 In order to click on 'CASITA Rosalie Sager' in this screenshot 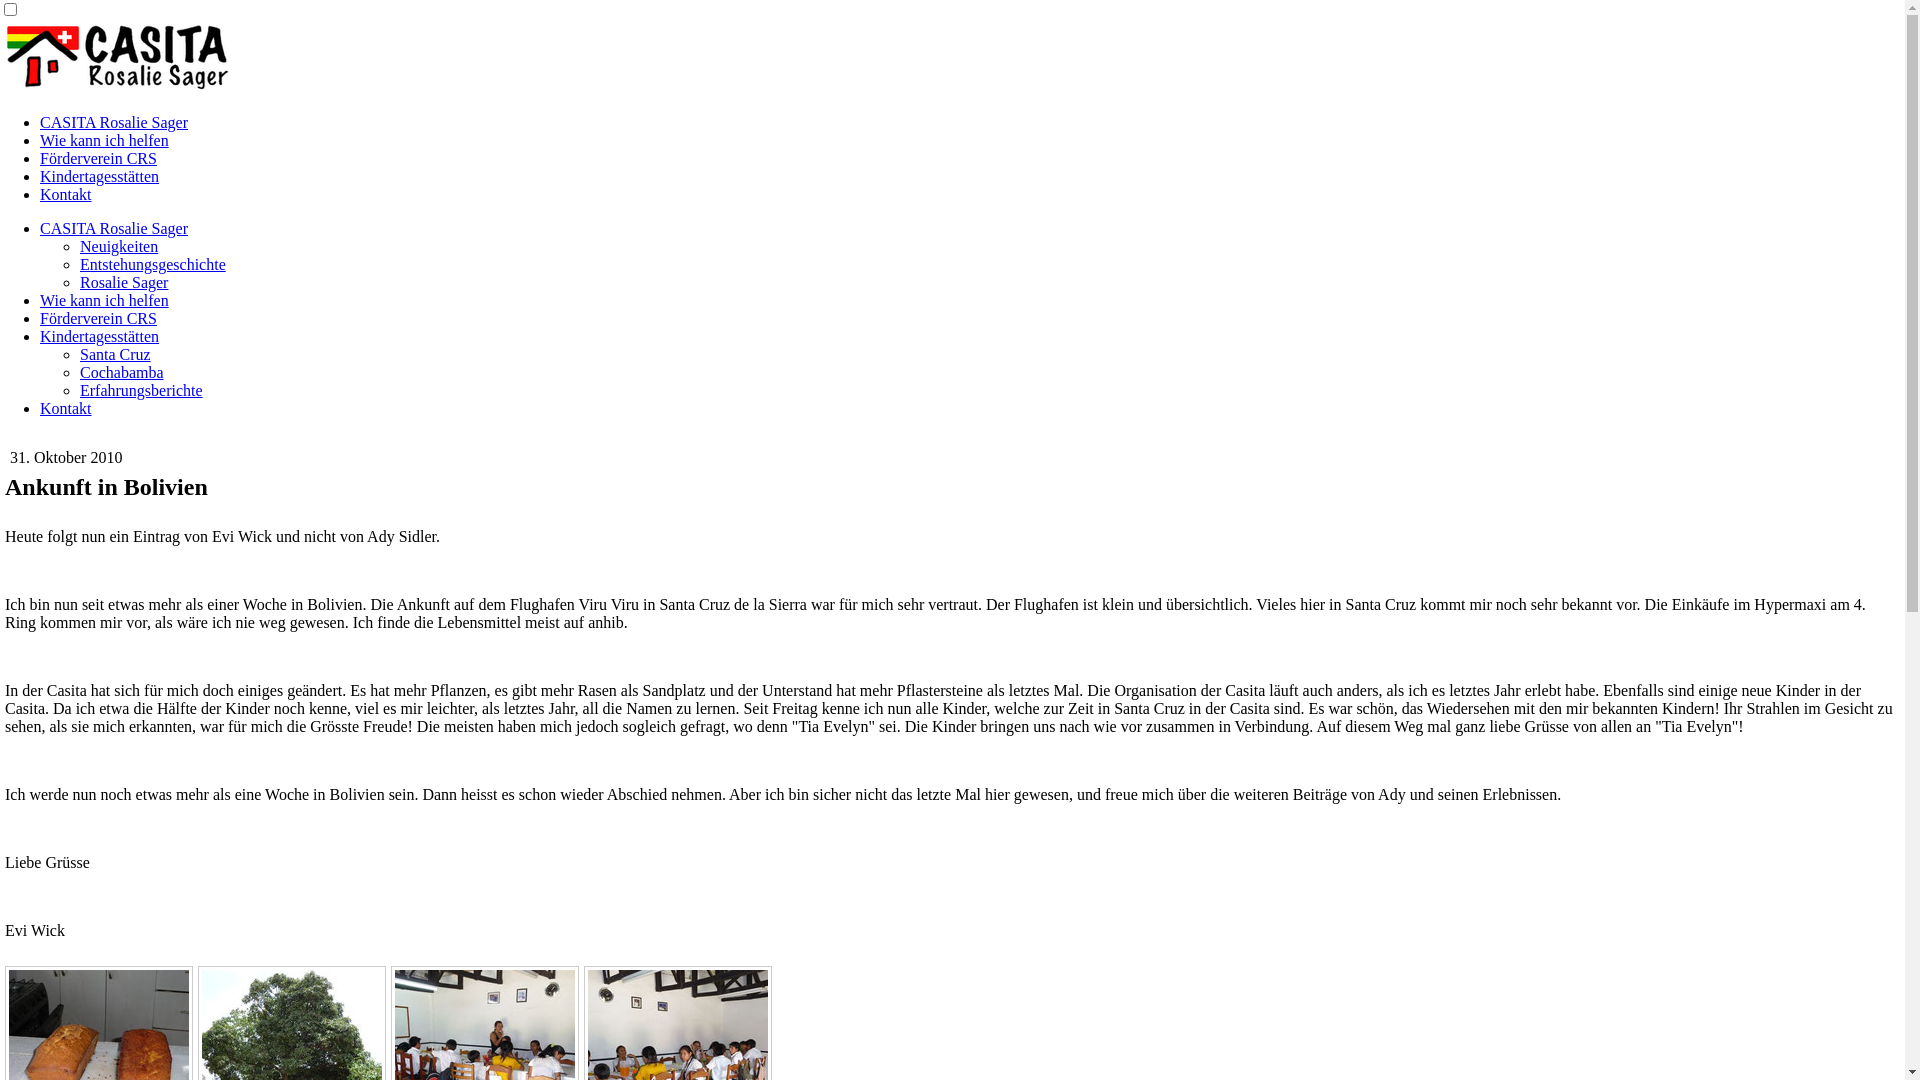, I will do `click(113, 227)`.